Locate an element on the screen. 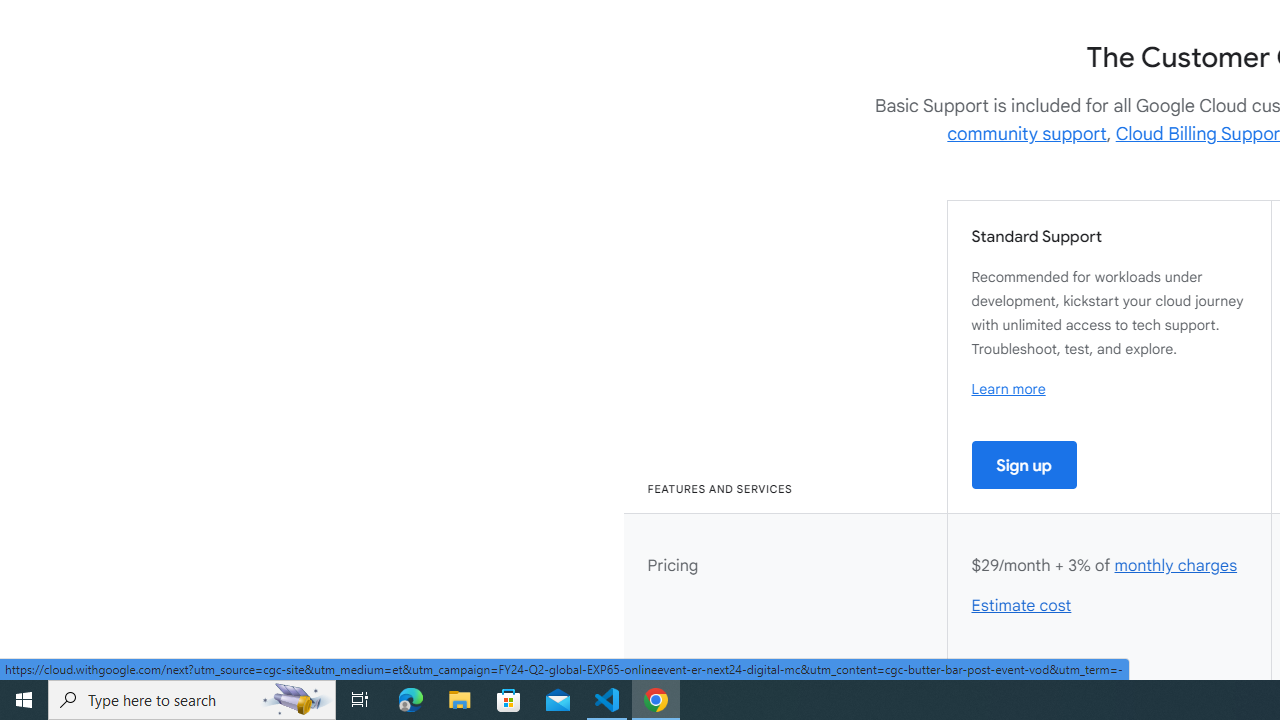 Image resolution: width=1280 pixels, height=720 pixels. 'Sign up' is located at coordinates (1024, 464).